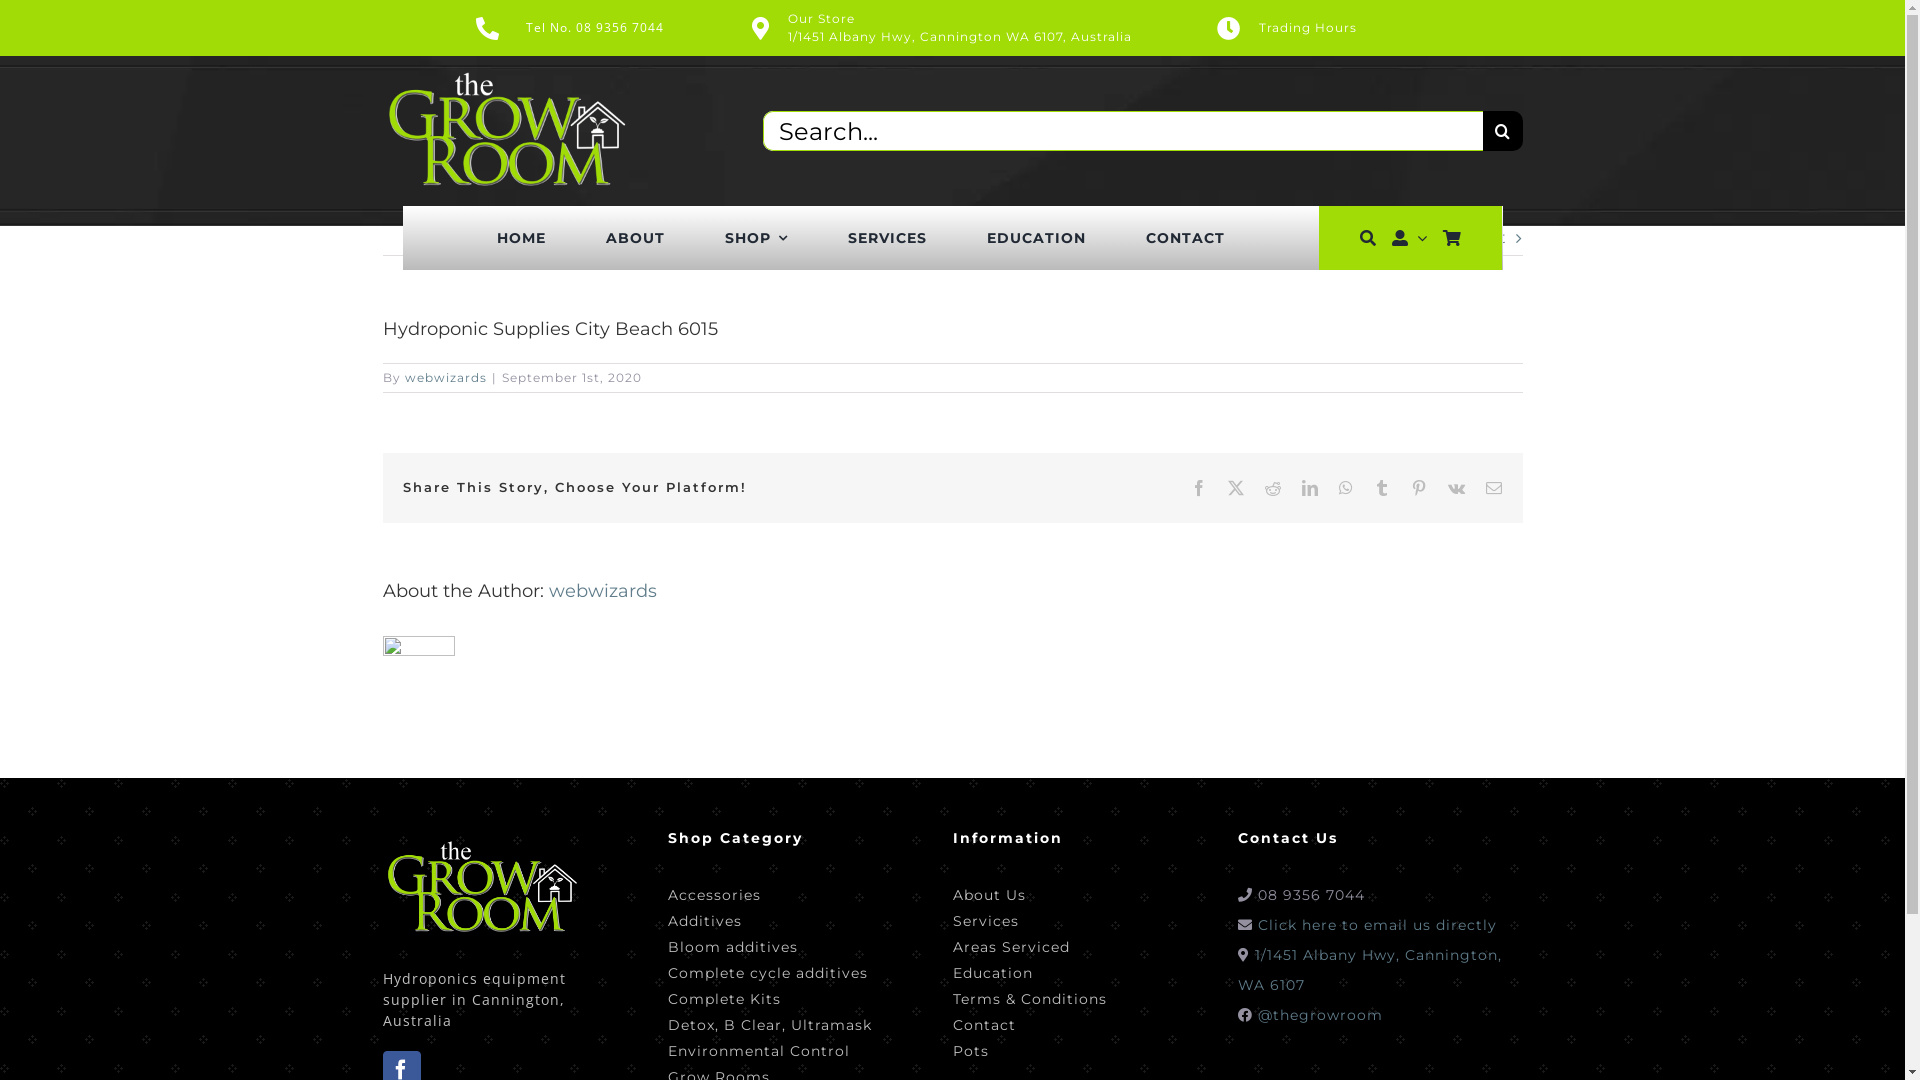 This screenshot has width=1920, height=1080. What do you see at coordinates (1359, 27) in the screenshot?
I see `'Trading Hours'` at bounding box center [1359, 27].